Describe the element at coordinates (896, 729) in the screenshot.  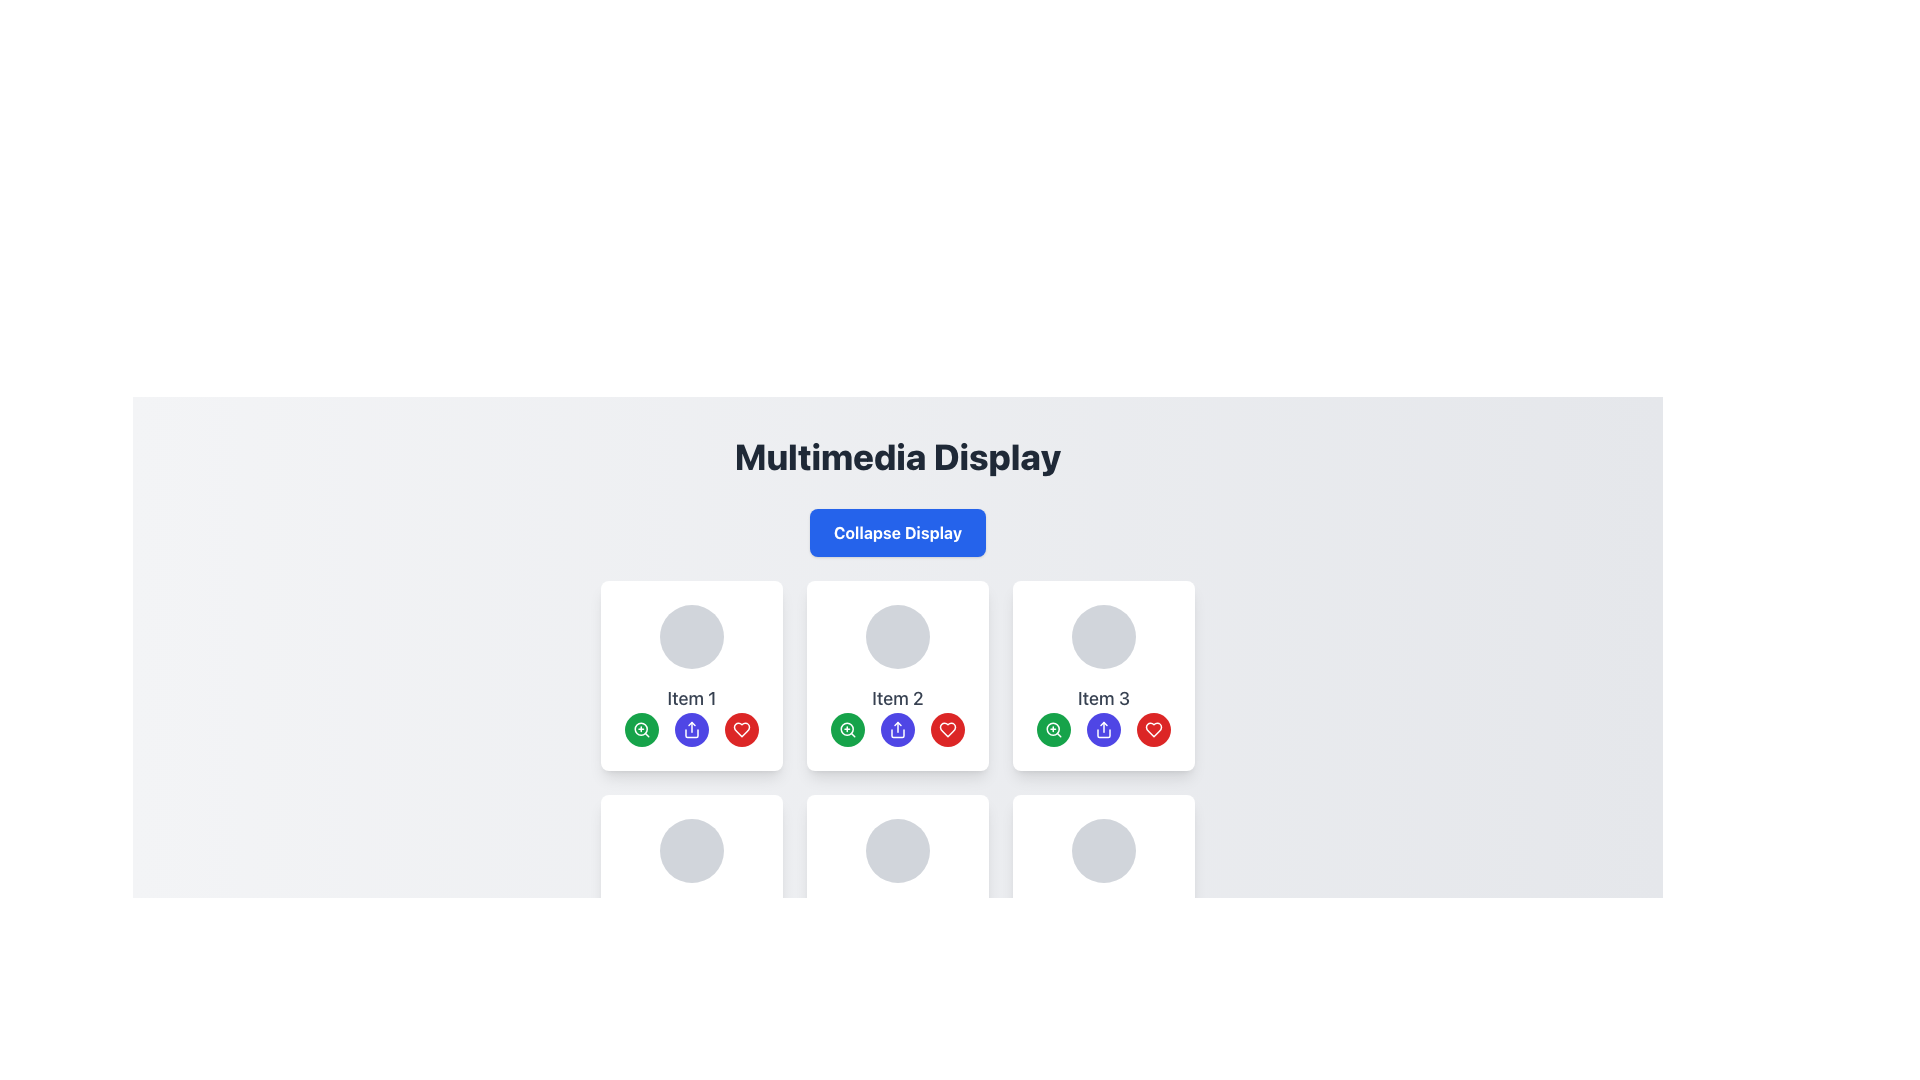
I see `the share icon represented by an upward arrow on a circular blue button located in the second item card of the multimedia display grid, specifically in the third column of icons` at that location.